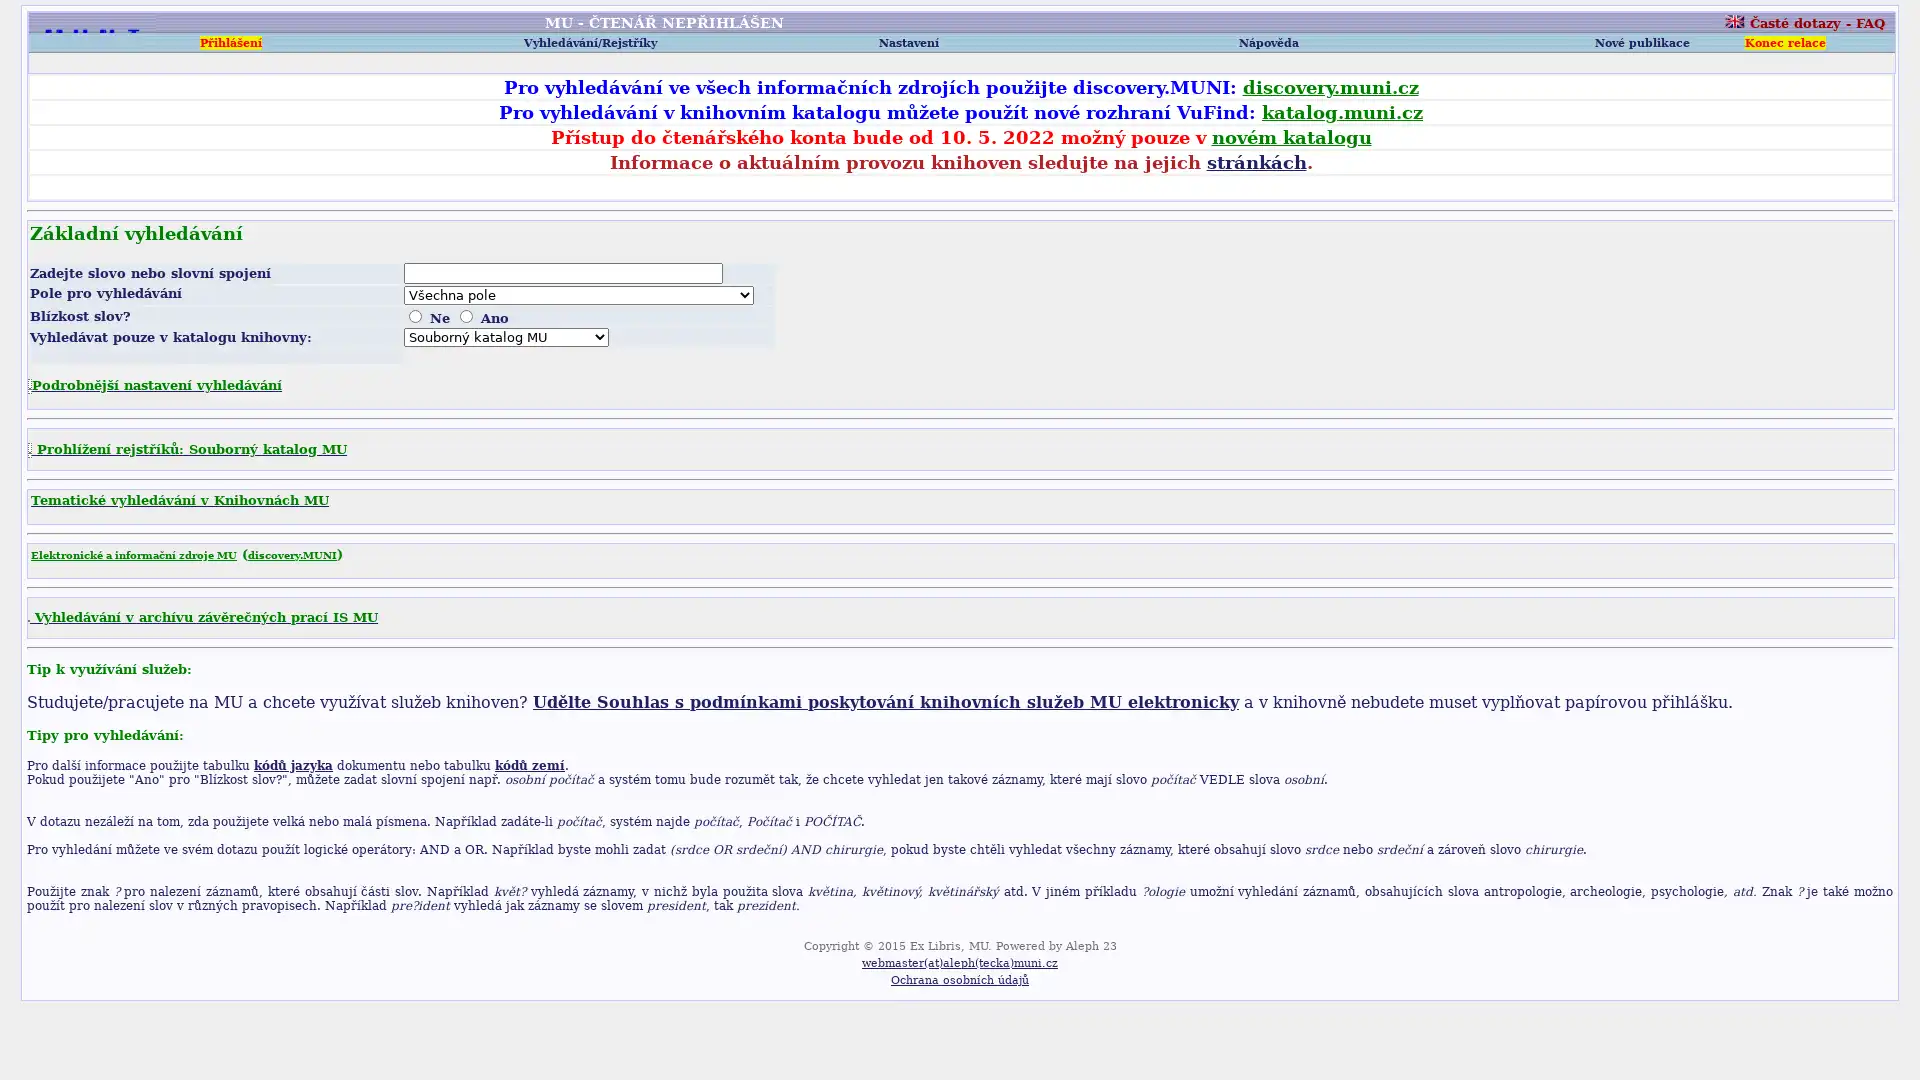 This screenshot has width=1920, height=1080. I want to click on Potvrdit zakladni vyhledavani, so click(65, 356).